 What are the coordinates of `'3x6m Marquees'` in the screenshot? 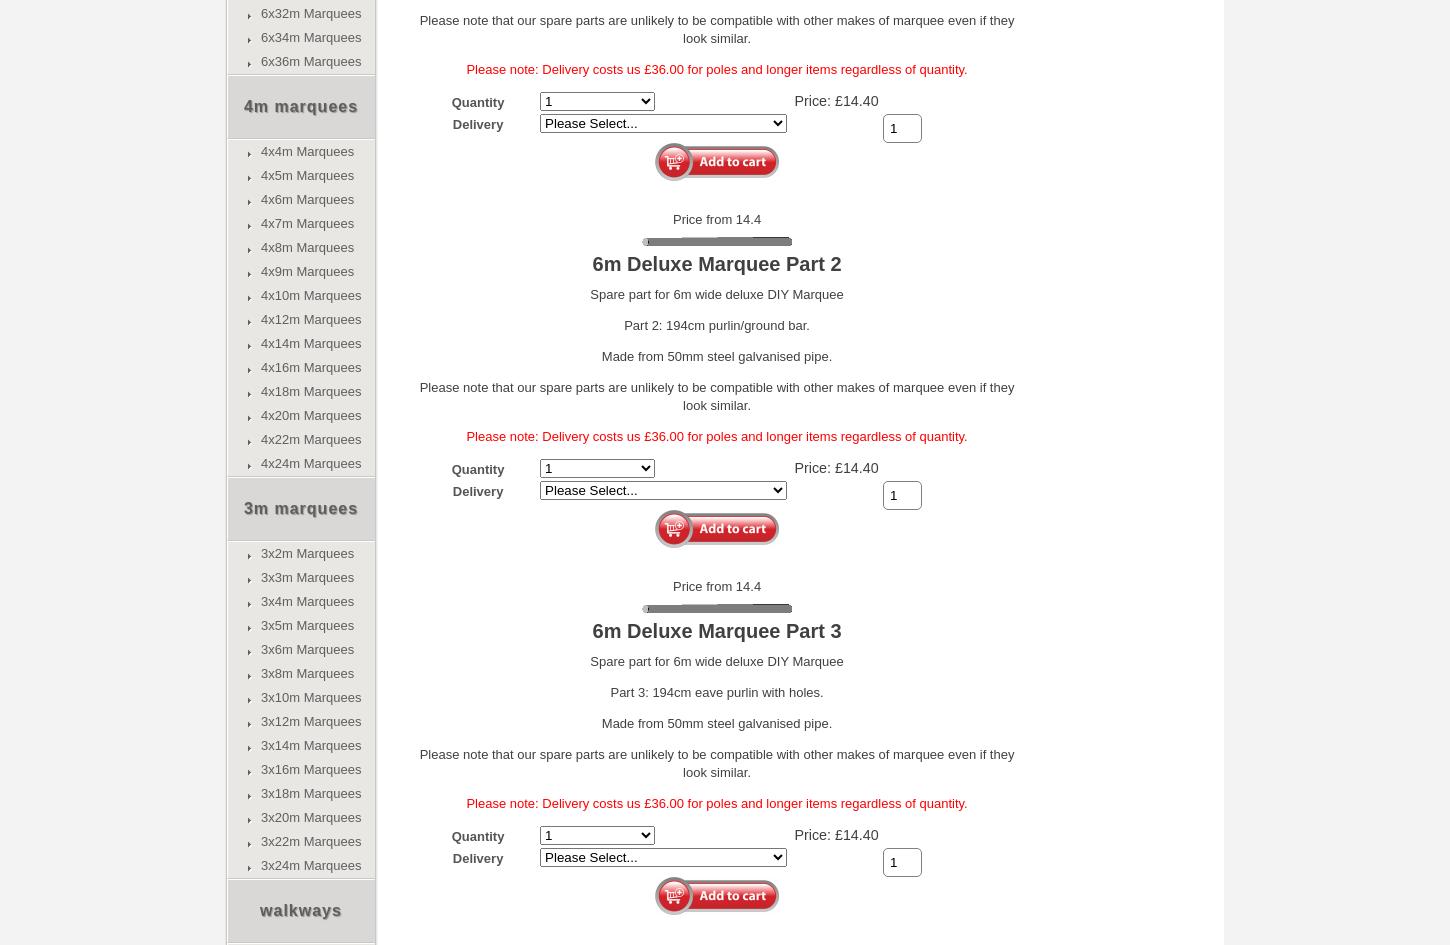 It's located at (307, 648).